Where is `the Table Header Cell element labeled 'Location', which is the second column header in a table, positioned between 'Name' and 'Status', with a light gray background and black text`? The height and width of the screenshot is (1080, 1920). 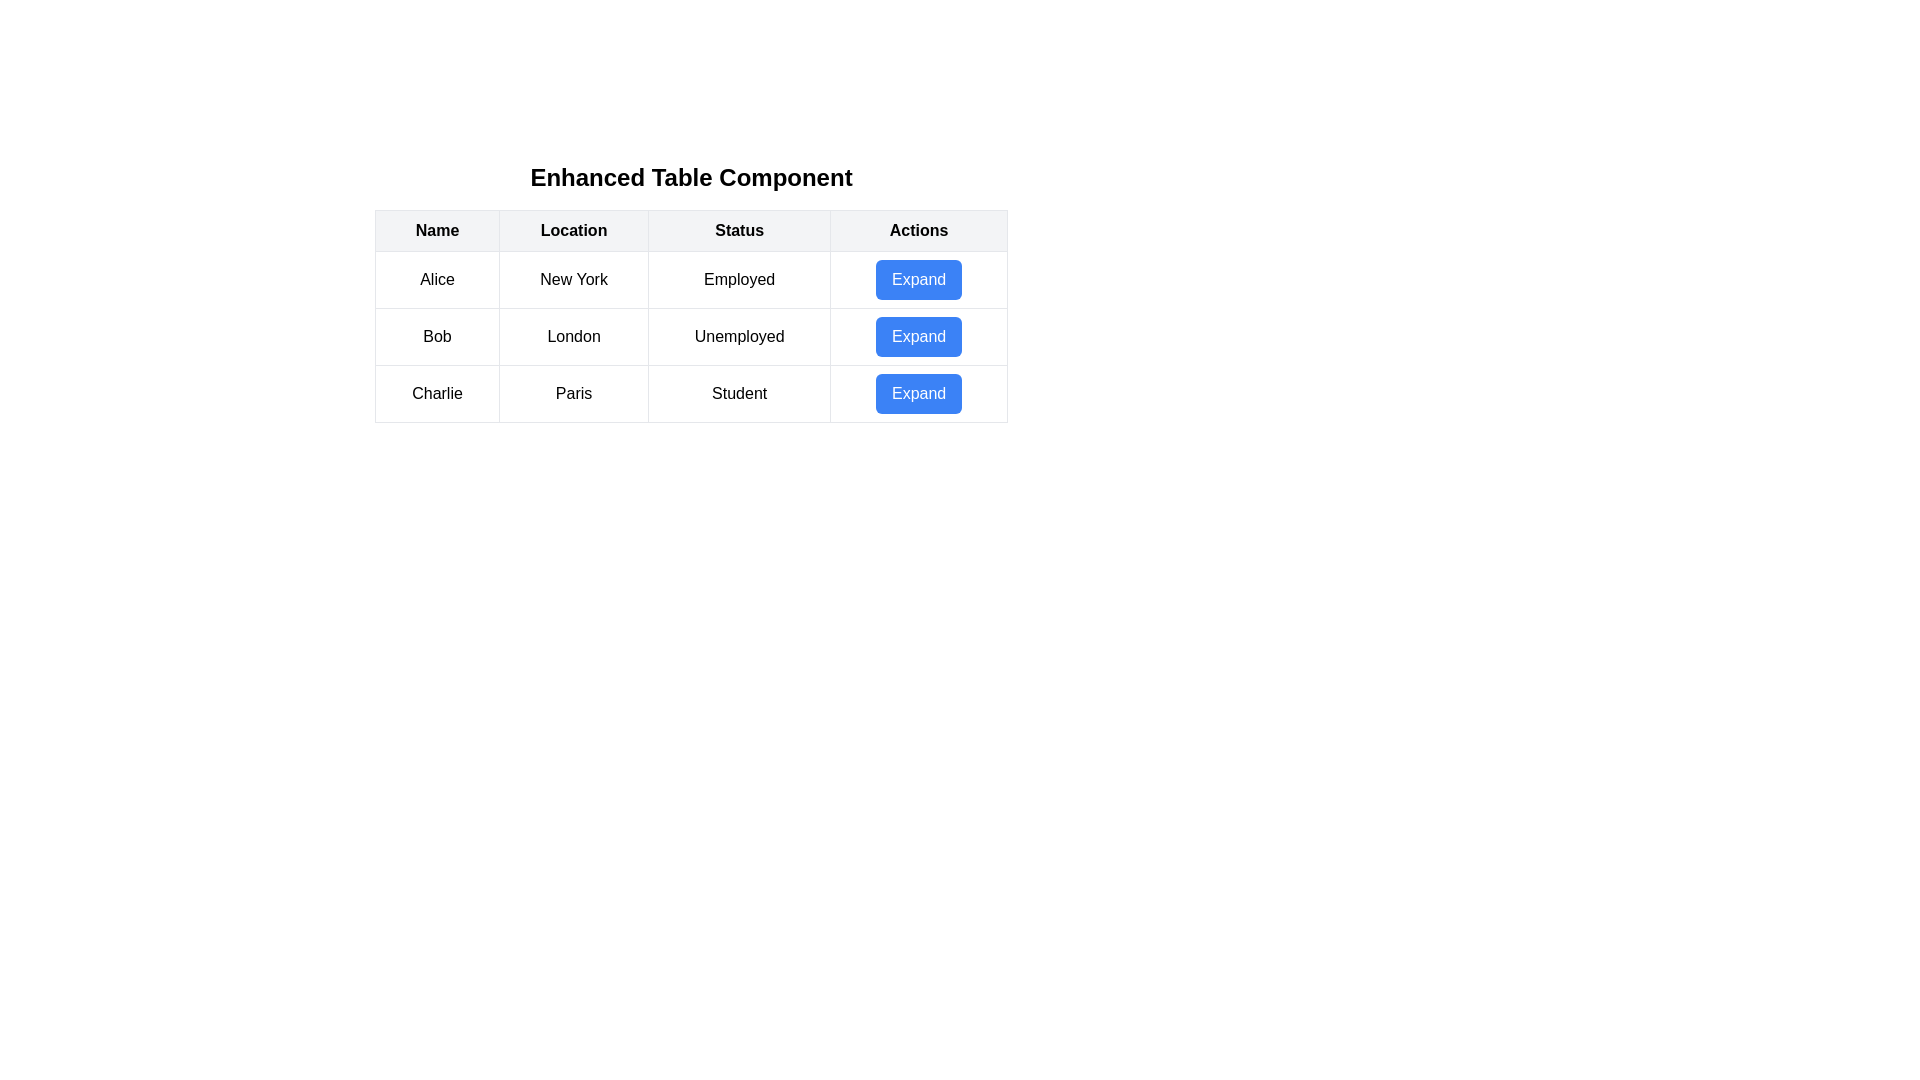
the Table Header Cell element labeled 'Location', which is the second column header in a table, positioned between 'Name' and 'Status', with a light gray background and black text is located at coordinates (573, 230).